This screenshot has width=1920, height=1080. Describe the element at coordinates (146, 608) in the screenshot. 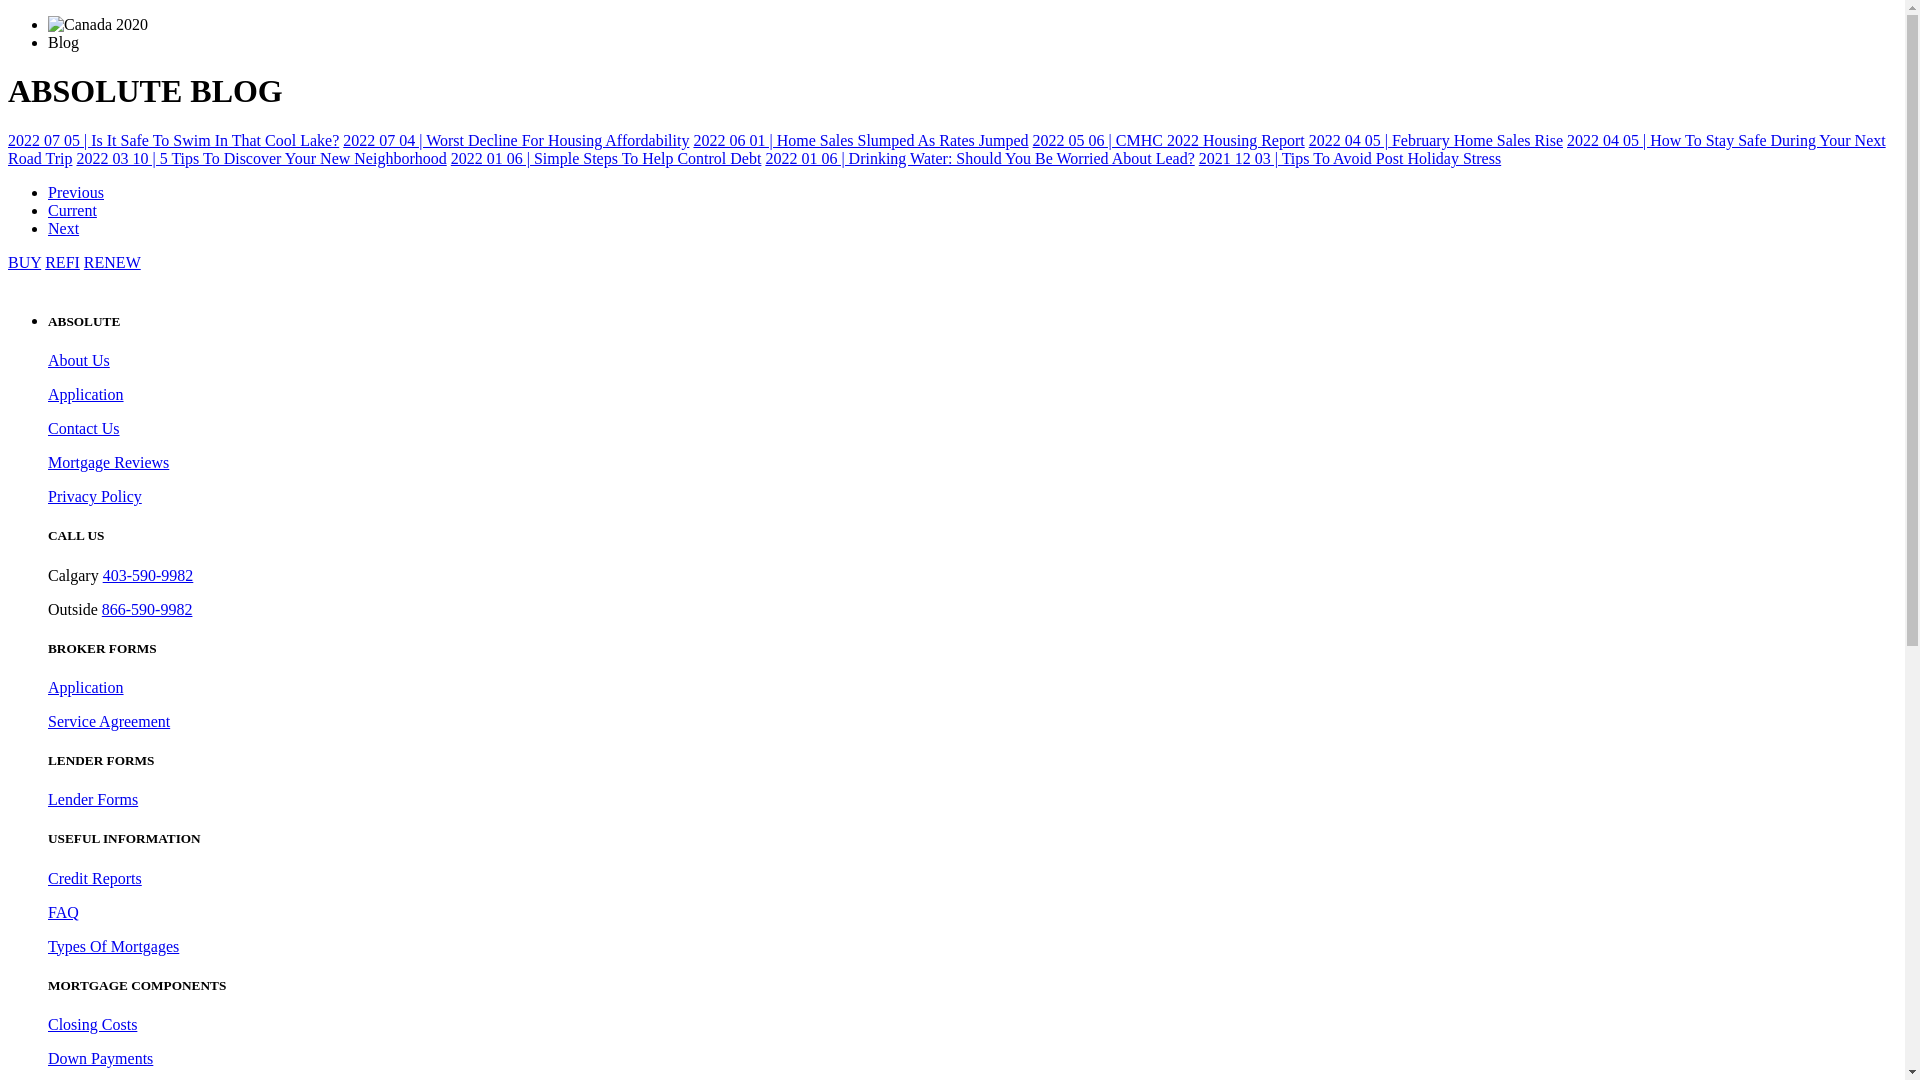

I see `'866-590-9982'` at that location.